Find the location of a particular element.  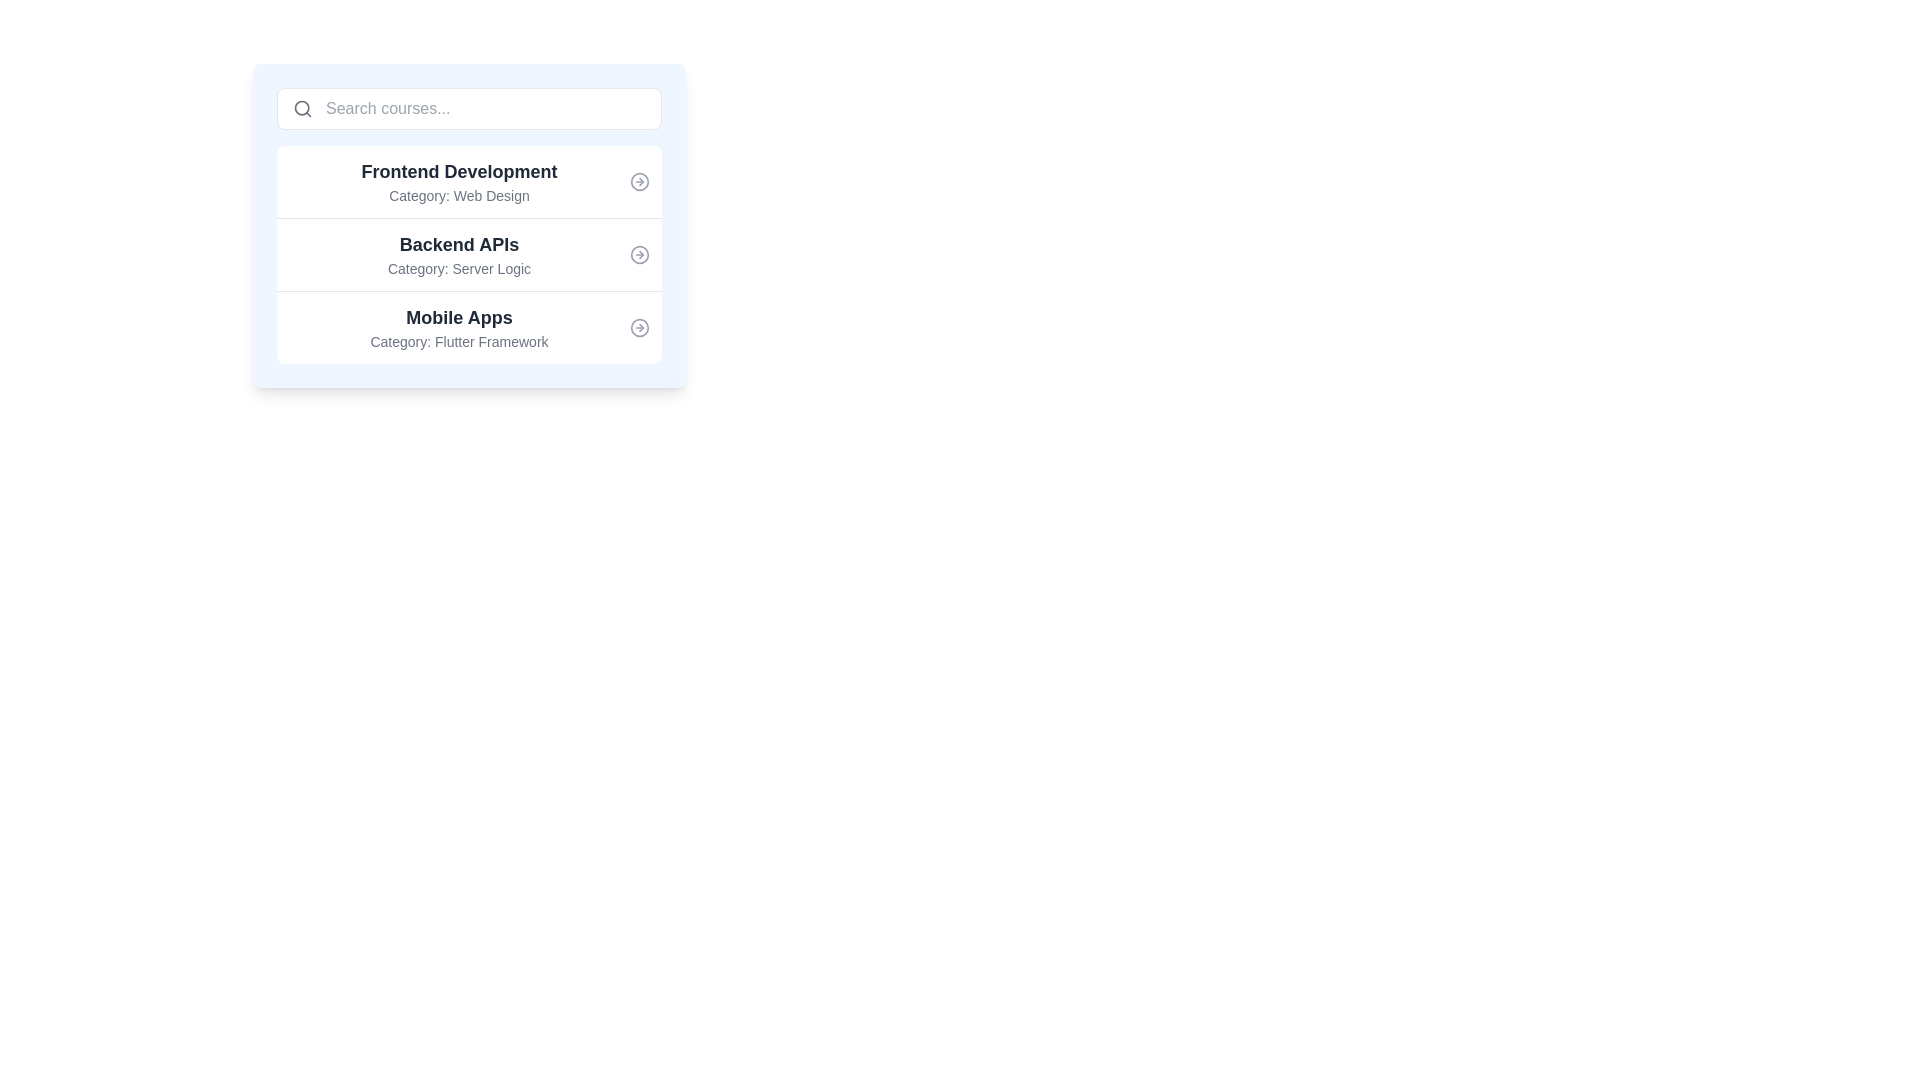

the Text Label that provides additional information about the 'Frontend Development' category, positioned directly below its corresponding text is located at coordinates (458, 196).